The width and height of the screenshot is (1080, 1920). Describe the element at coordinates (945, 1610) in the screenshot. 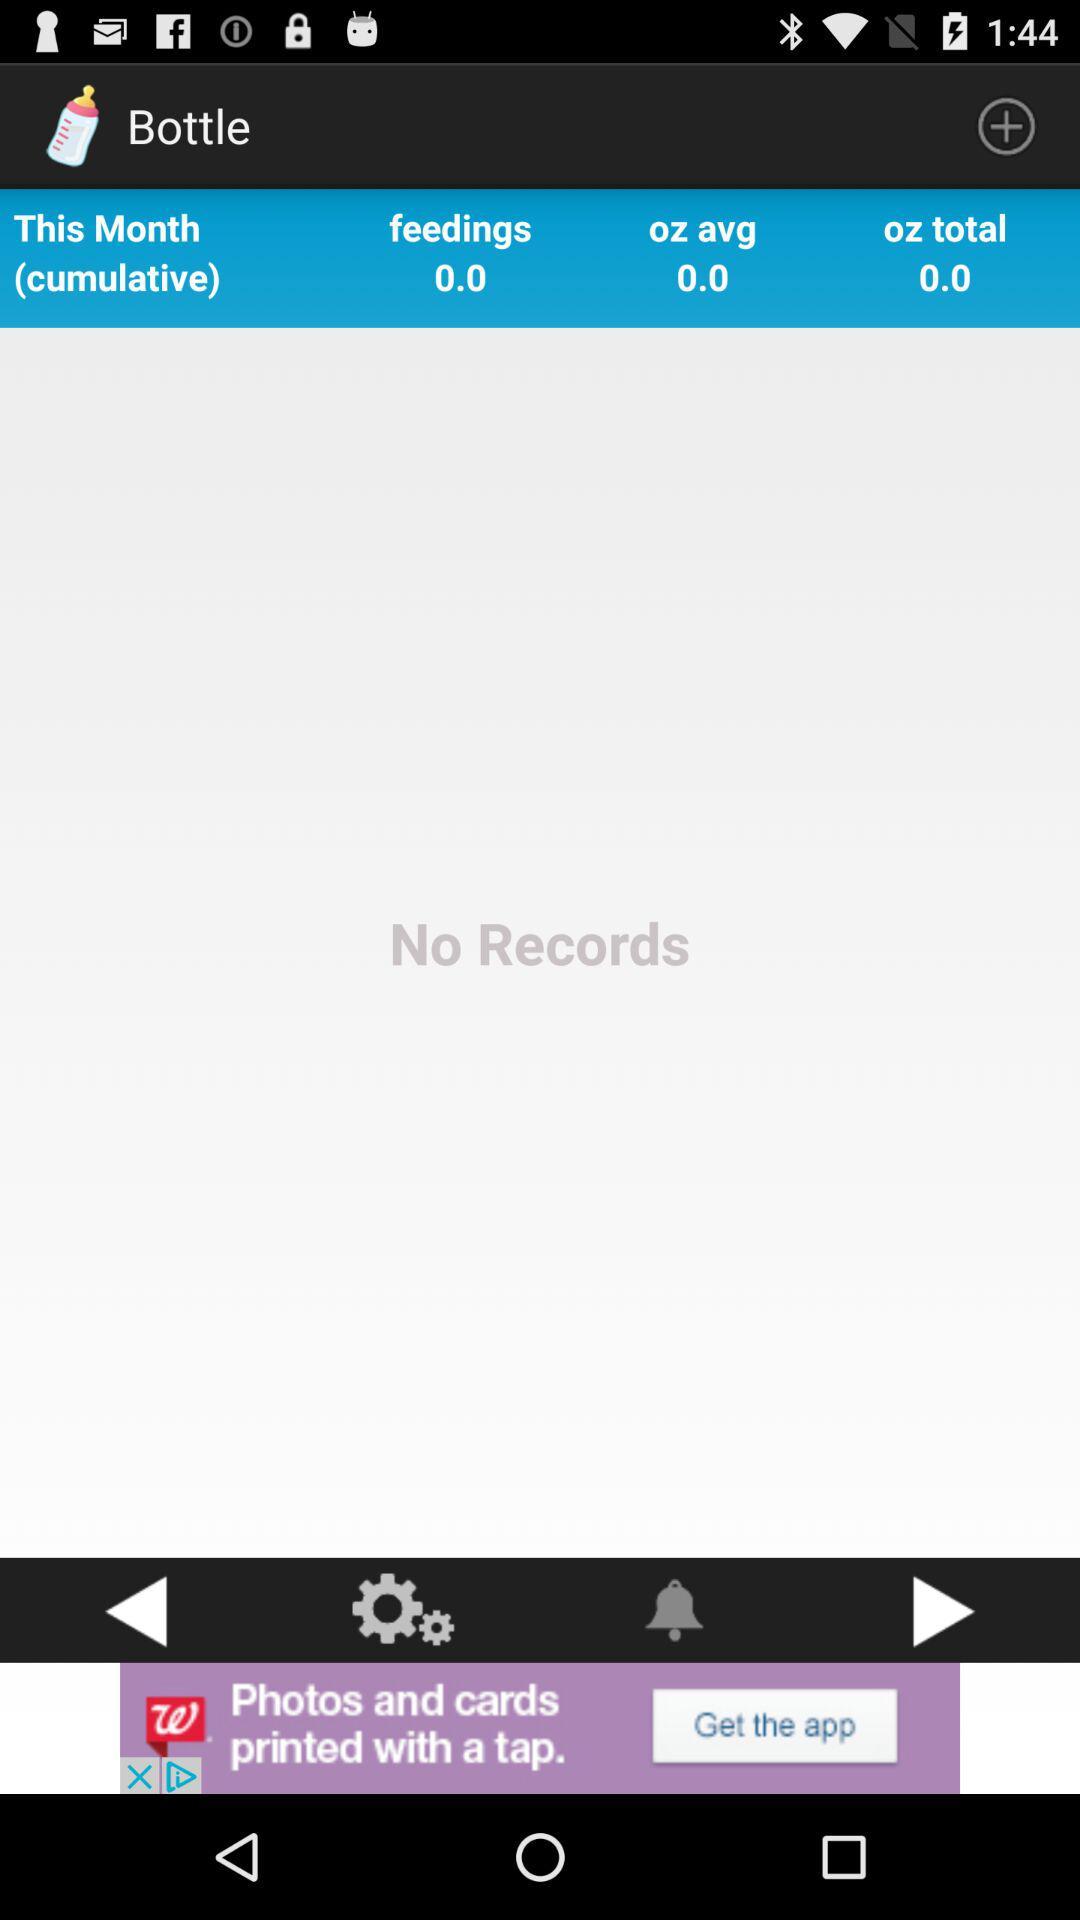

I see `go next` at that location.